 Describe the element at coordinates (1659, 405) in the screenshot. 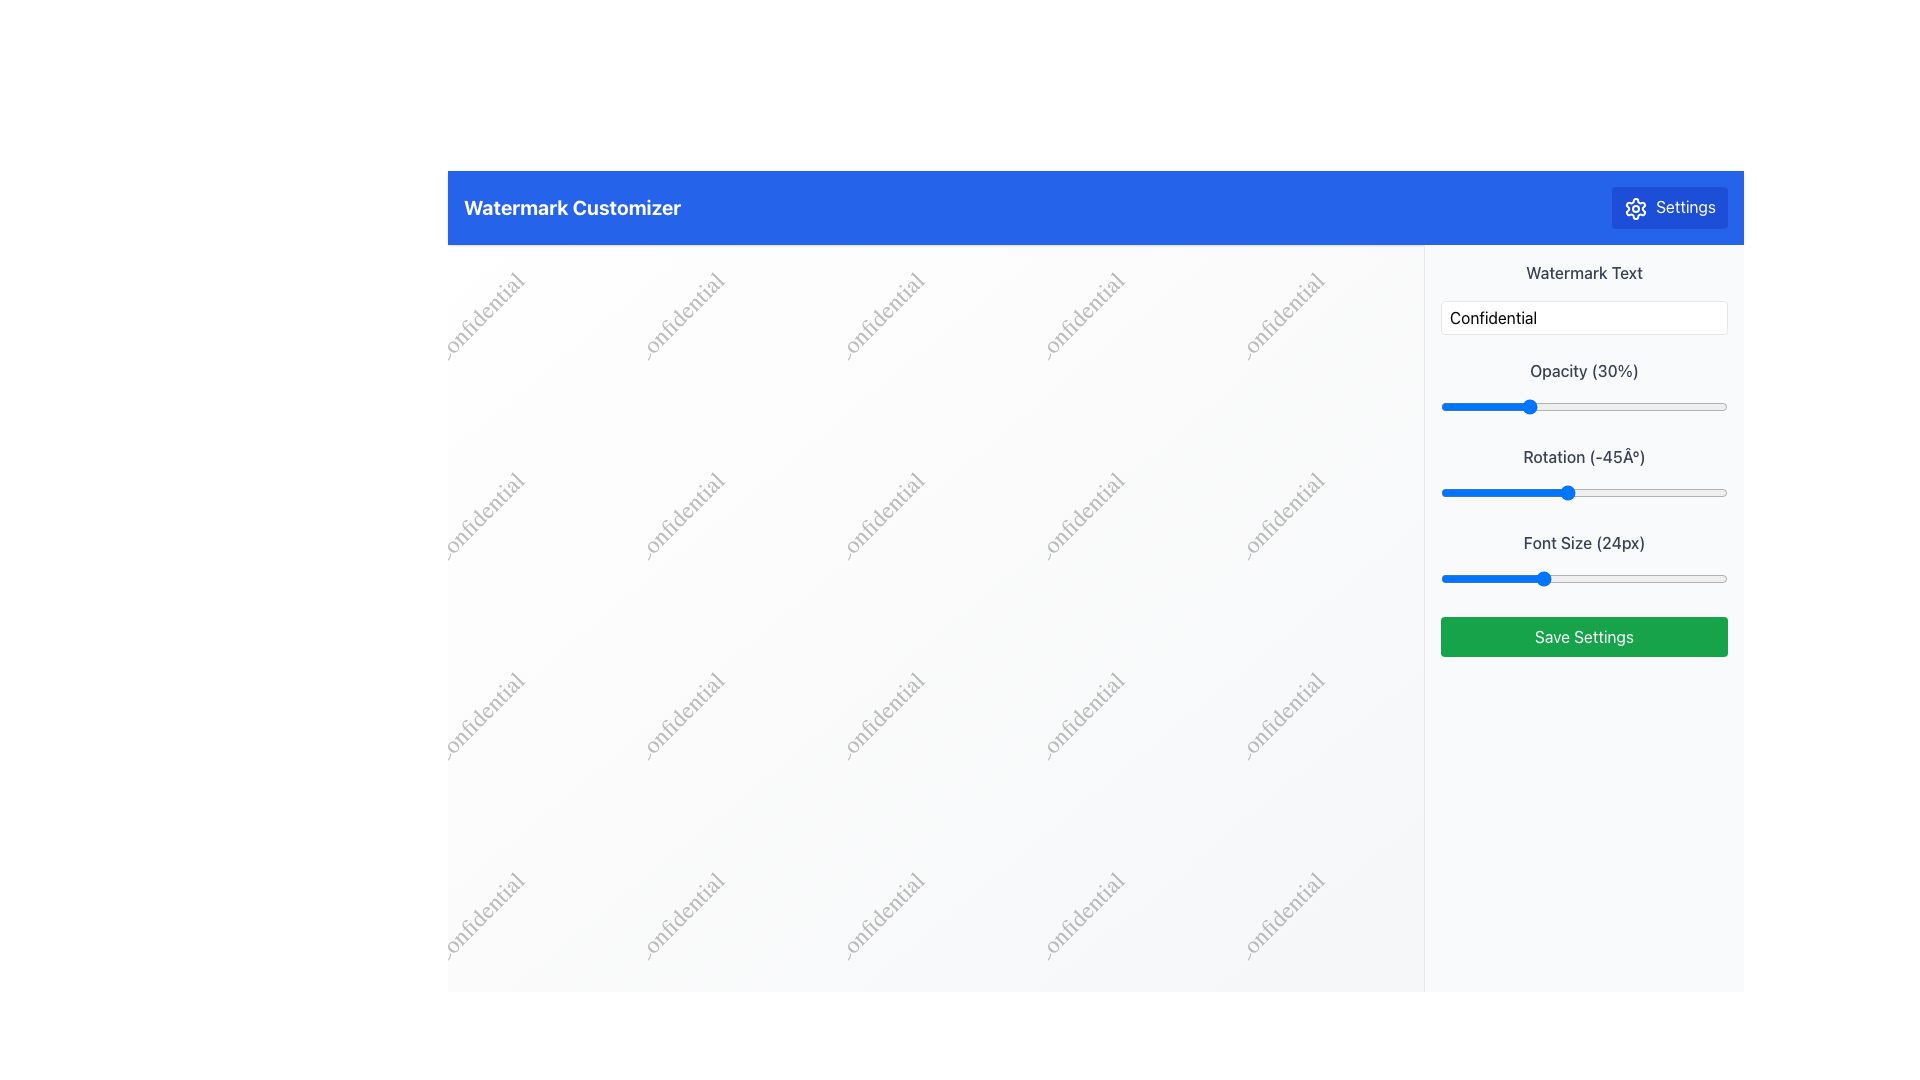

I see `the opacity` at that location.